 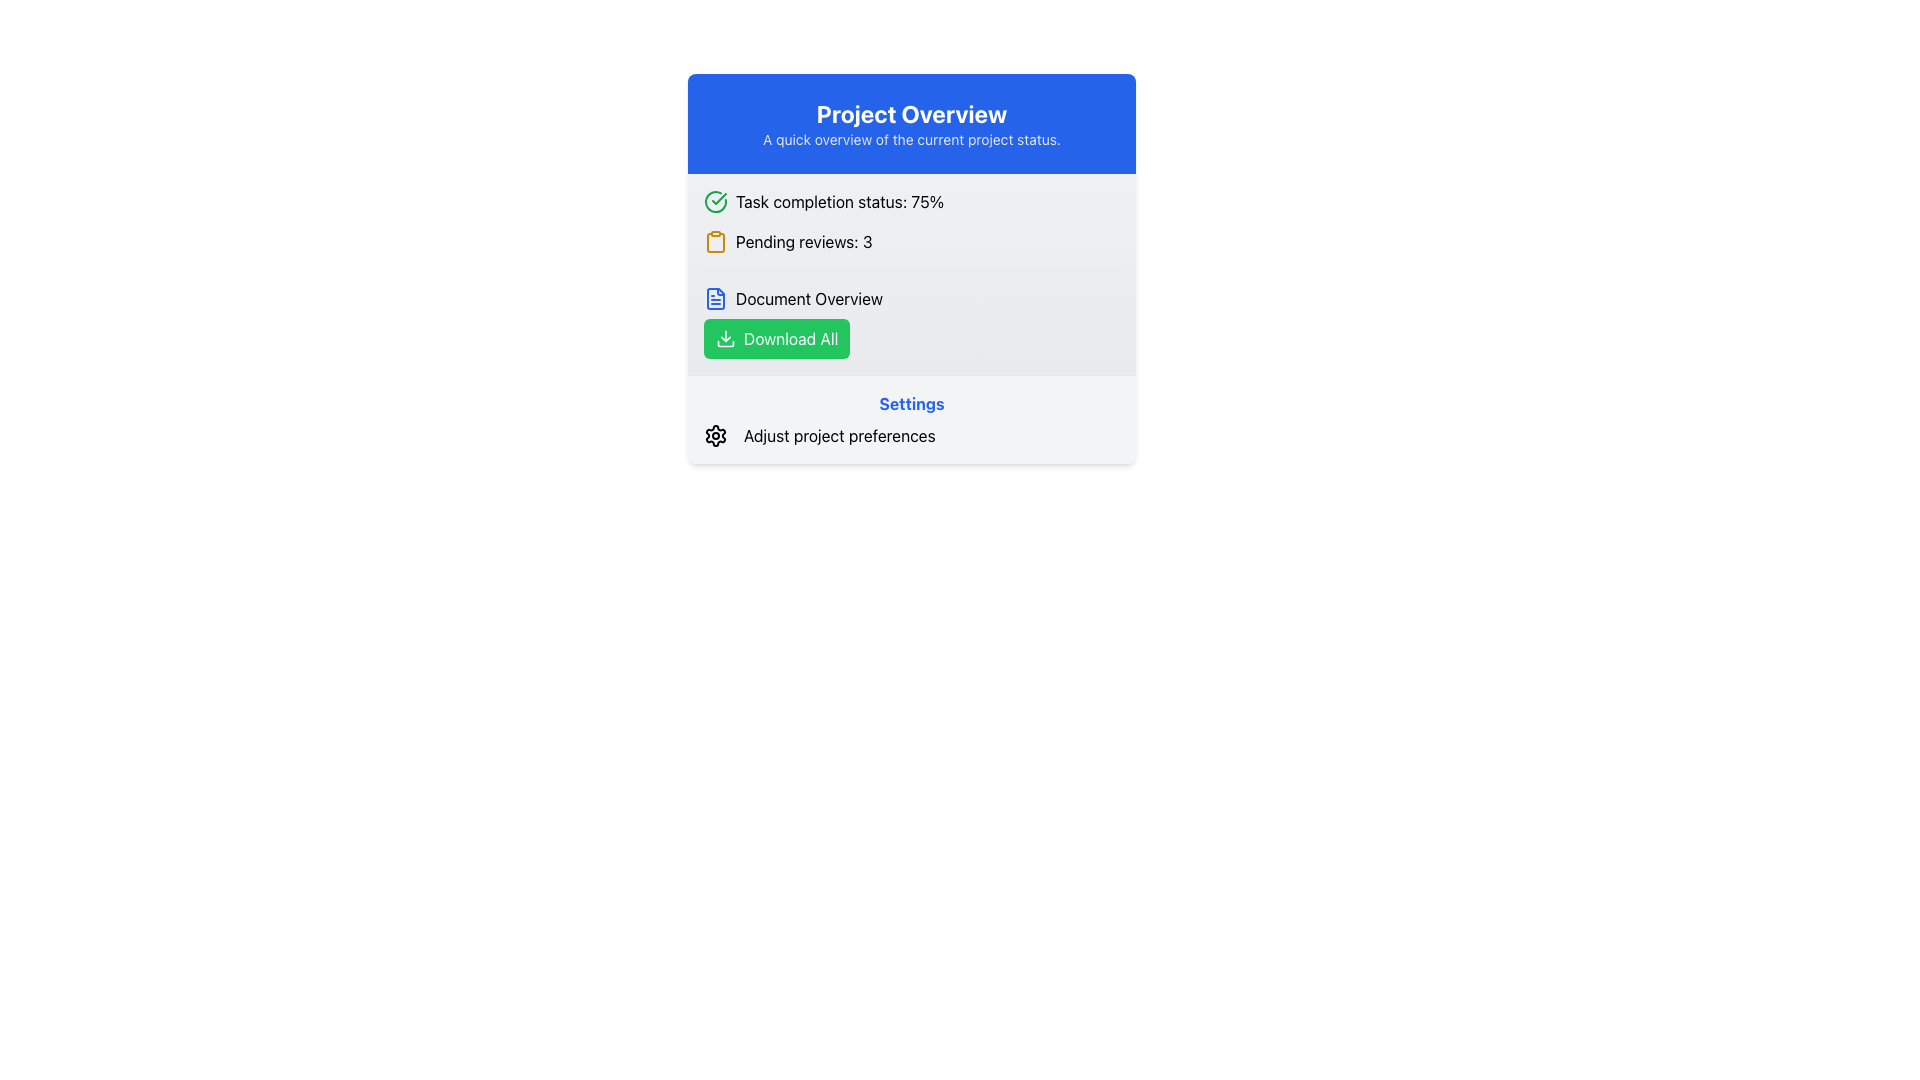 What do you see at coordinates (911, 418) in the screenshot?
I see `the 'Settings' informational area with a blue title and black subtitle, which is located near the bottom of the 'Project Overview' section` at bounding box center [911, 418].